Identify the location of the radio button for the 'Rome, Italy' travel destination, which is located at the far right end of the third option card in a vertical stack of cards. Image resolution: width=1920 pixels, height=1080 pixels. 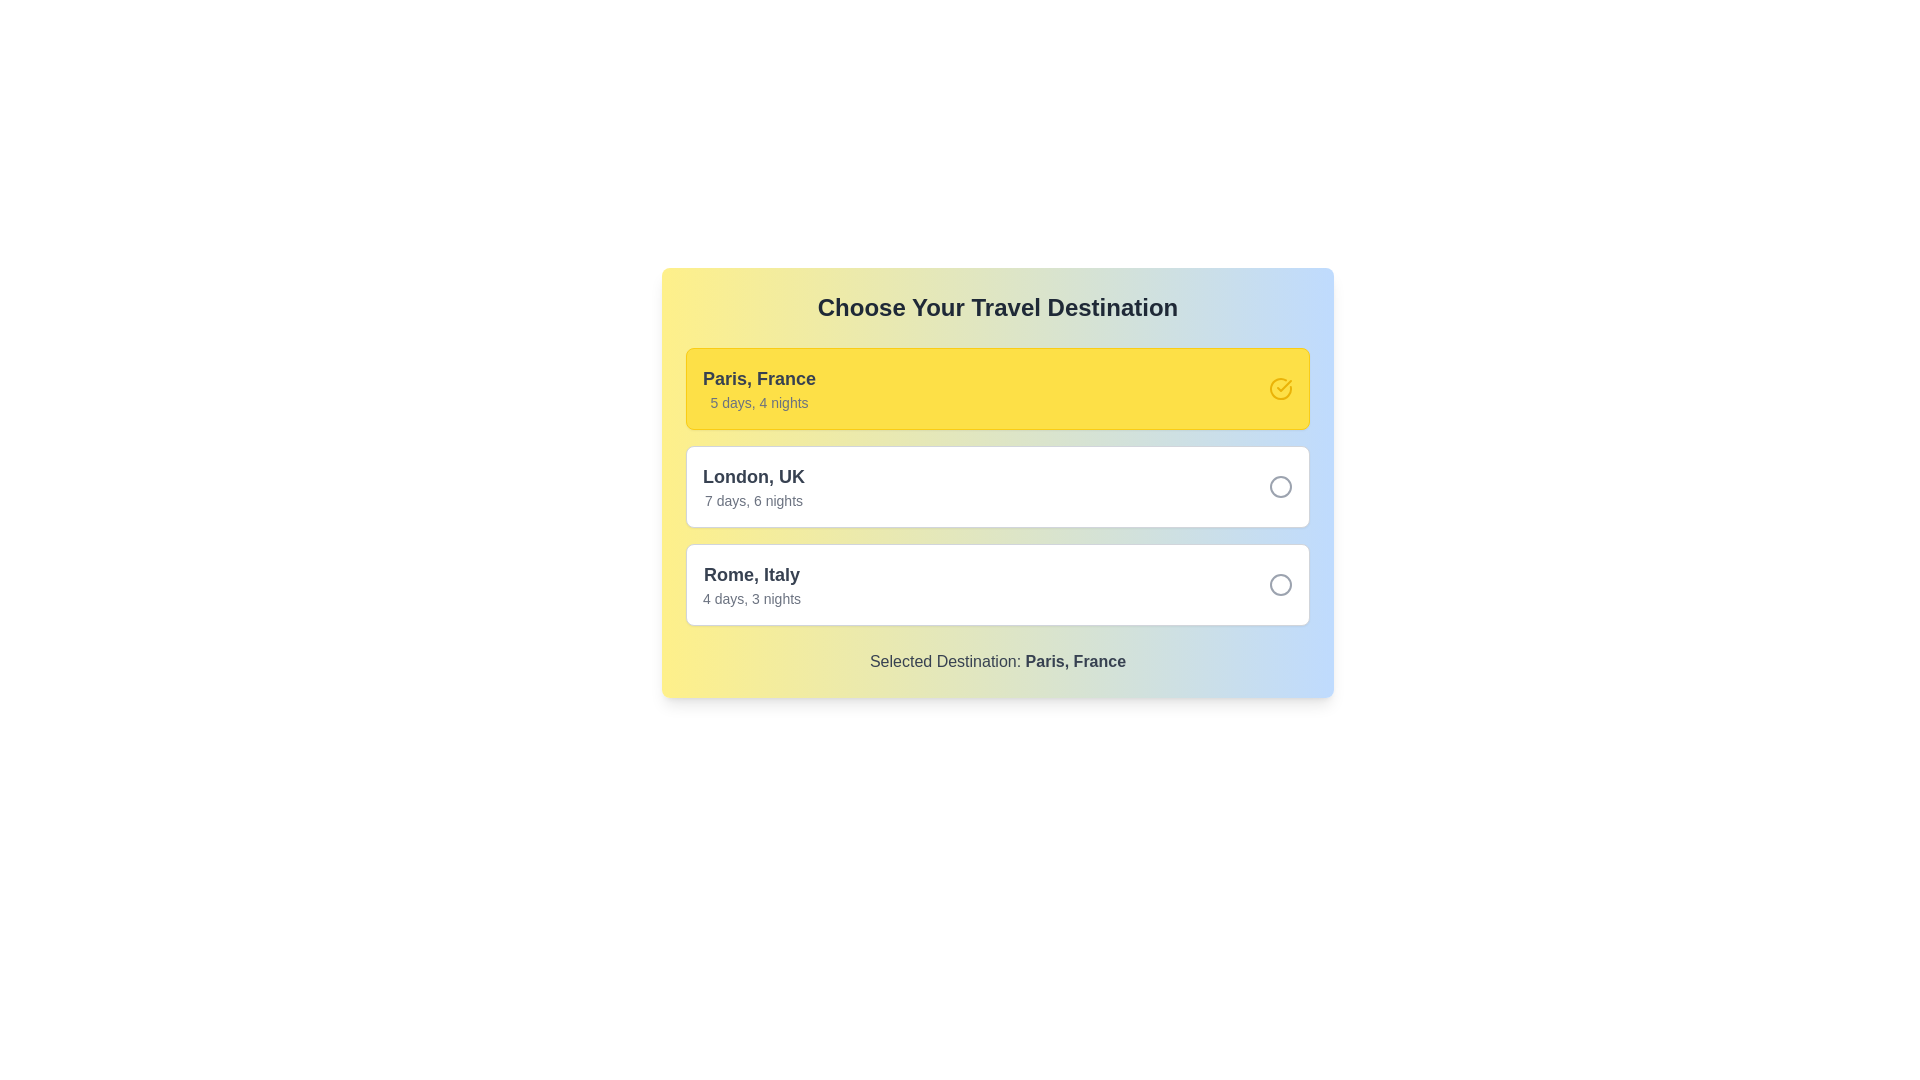
(1281, 585).